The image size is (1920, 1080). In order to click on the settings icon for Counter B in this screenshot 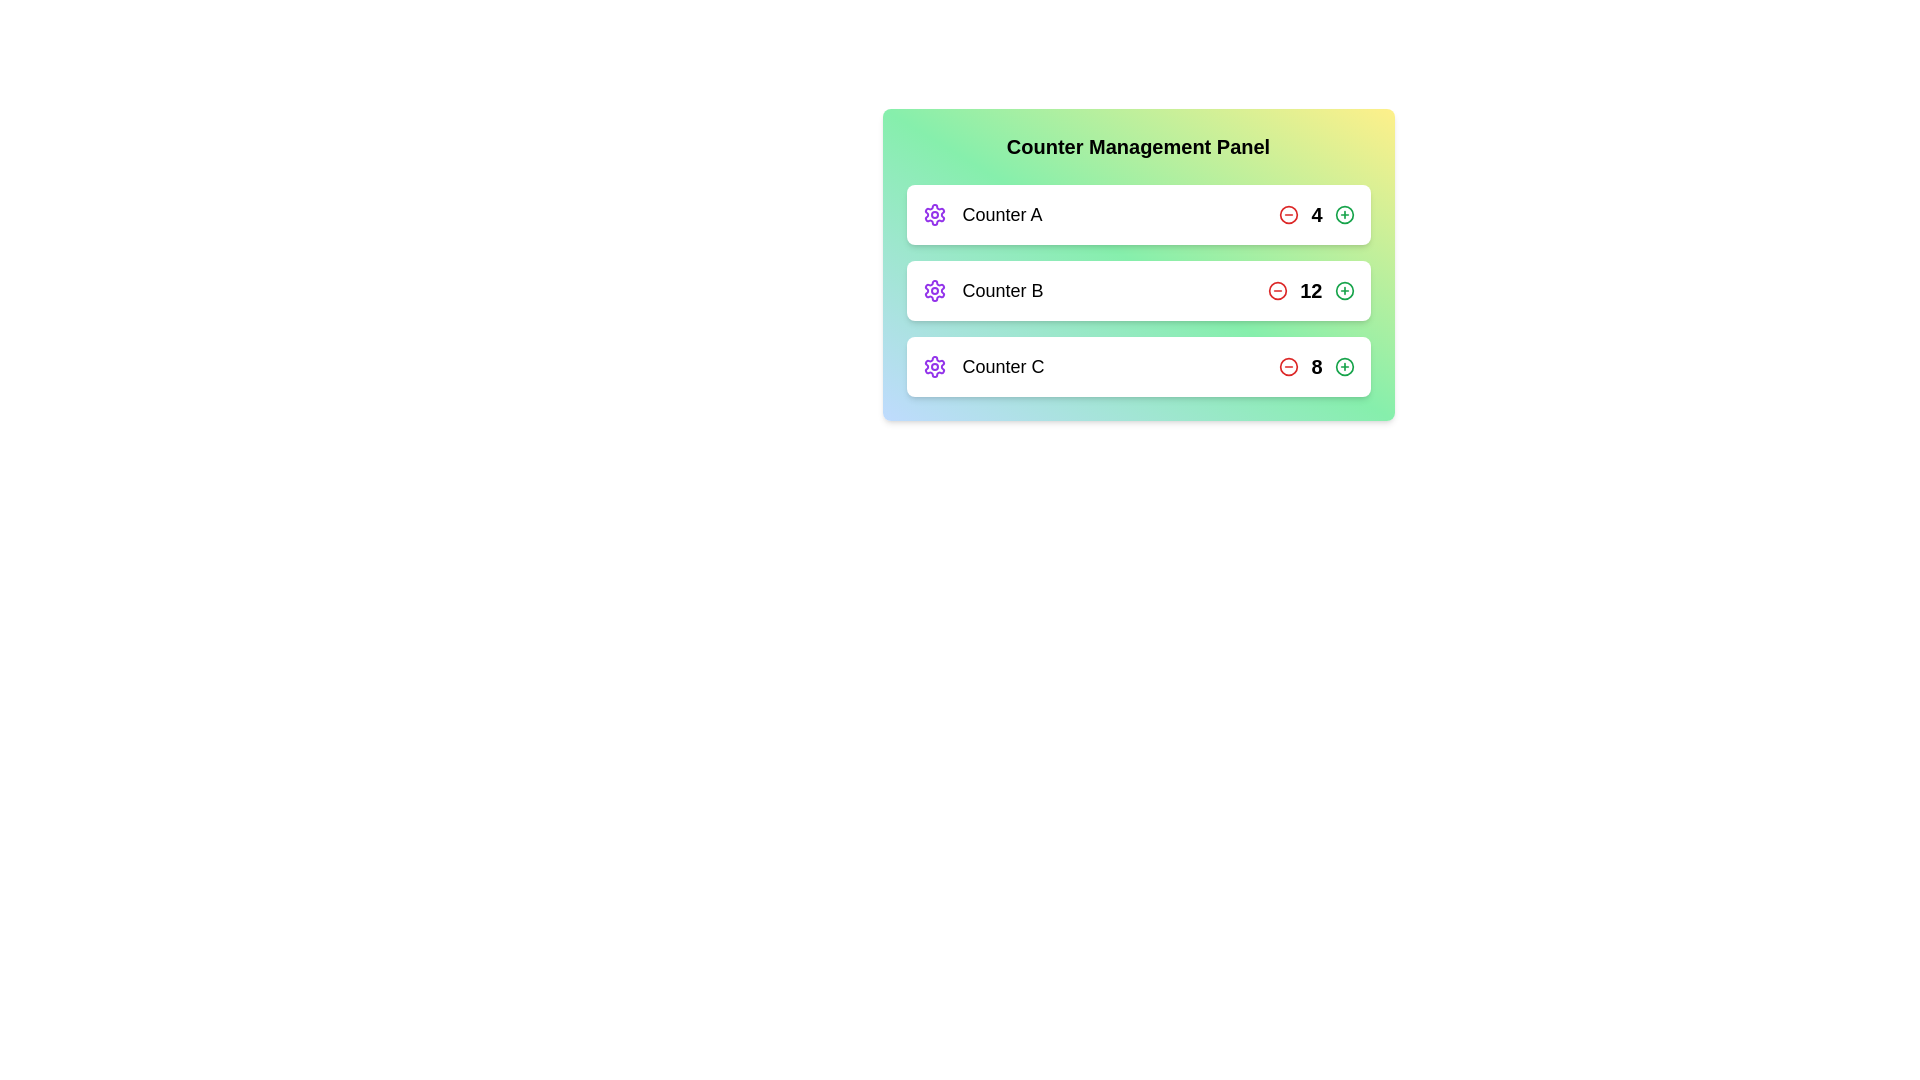, I will do `click(933, 290)`.